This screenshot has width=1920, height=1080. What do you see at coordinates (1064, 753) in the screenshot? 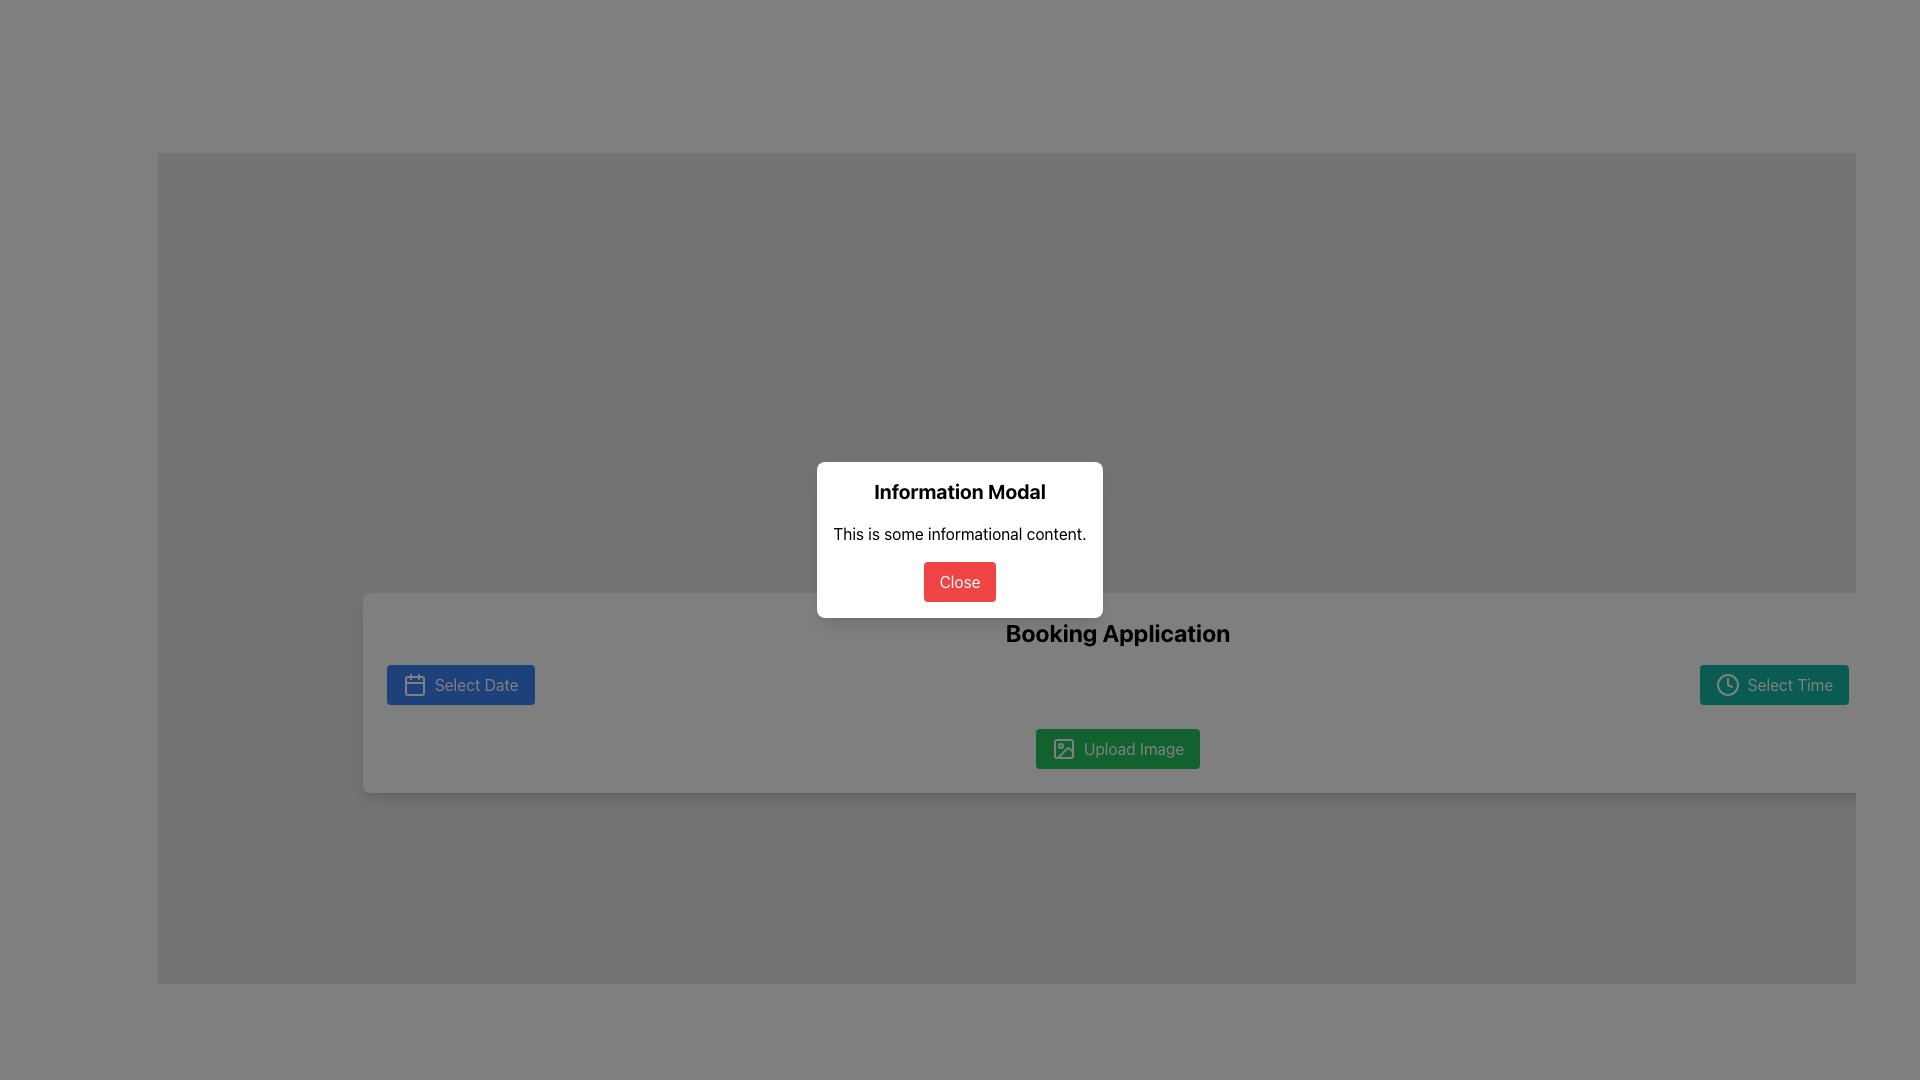
I see `the slanted line segment graphic element located in the bottom-right area of the icon next to the 'Upload Image' button` at bounding box center [1064, 753].